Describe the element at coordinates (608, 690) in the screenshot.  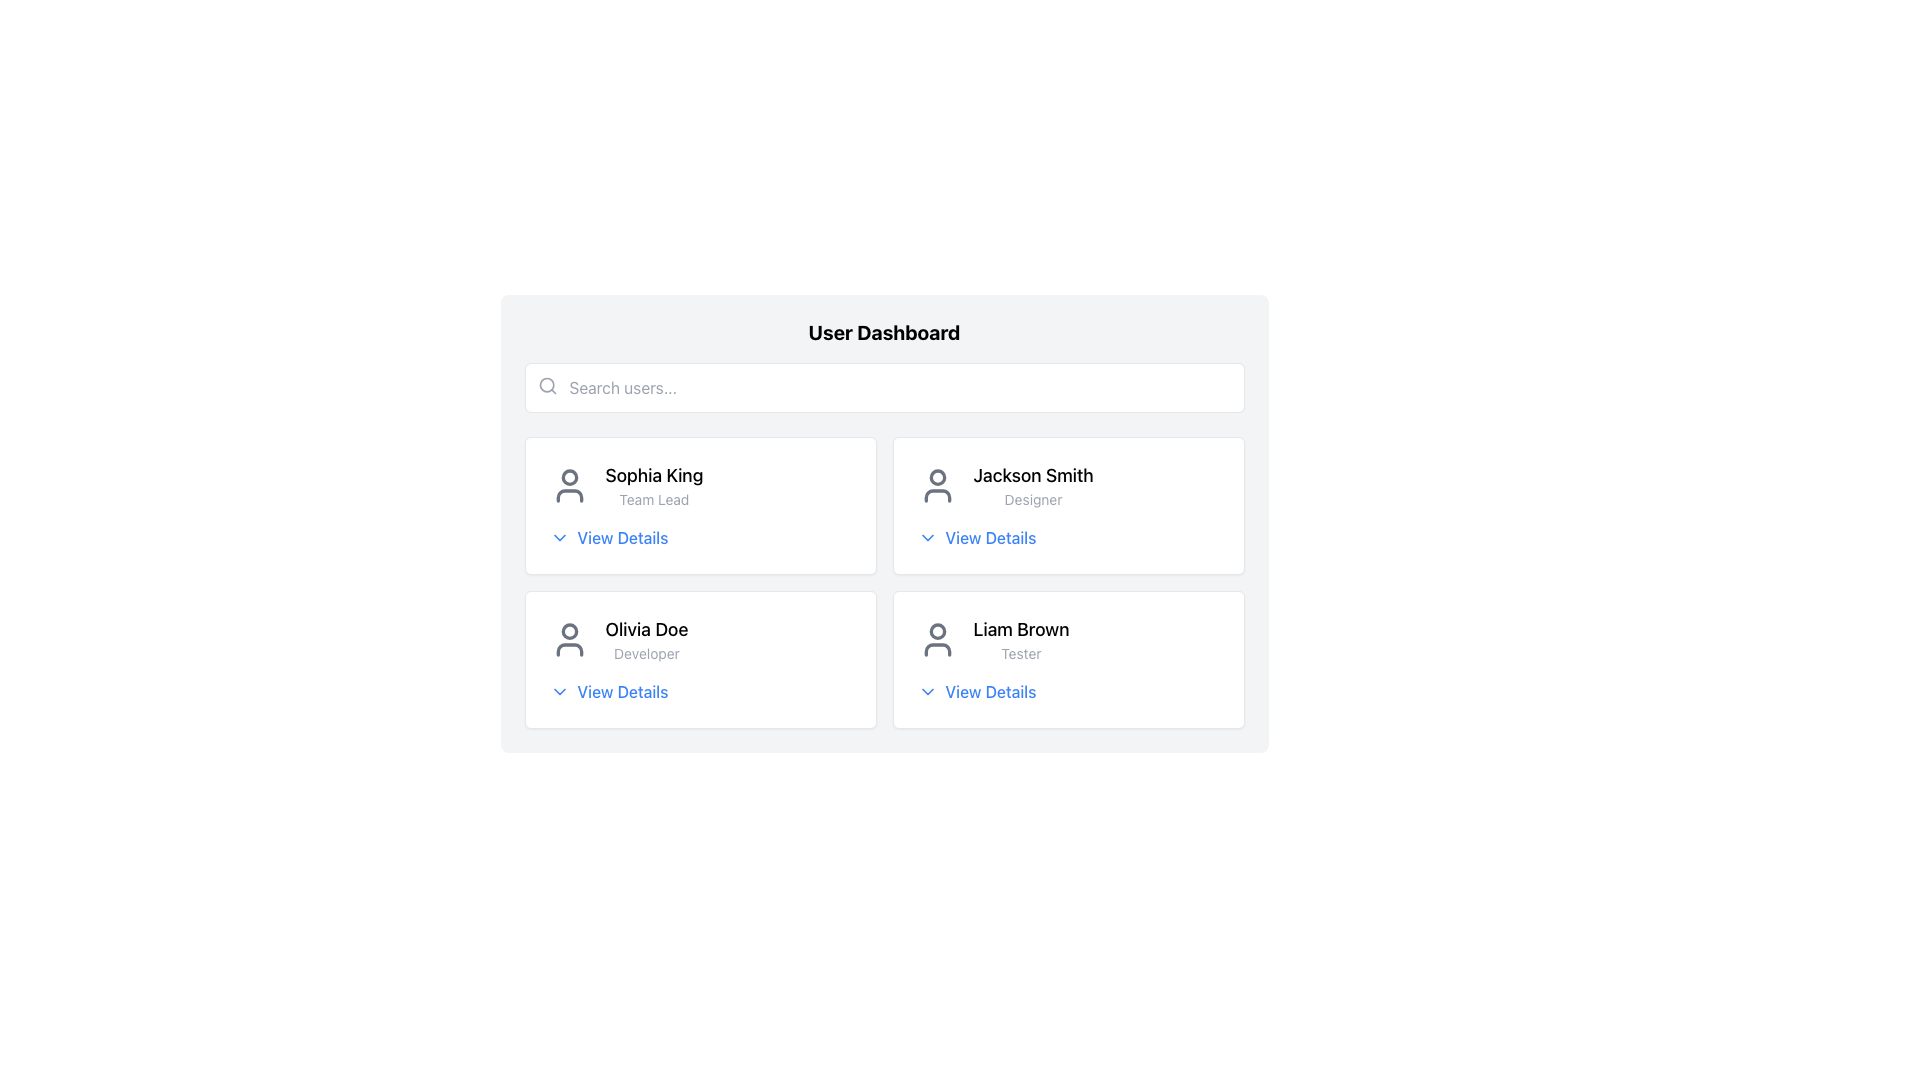
I see `the button located below the text 'Olivia Doe' and 'Developer' in the third user card from the left in the second row of the grid` at that location.